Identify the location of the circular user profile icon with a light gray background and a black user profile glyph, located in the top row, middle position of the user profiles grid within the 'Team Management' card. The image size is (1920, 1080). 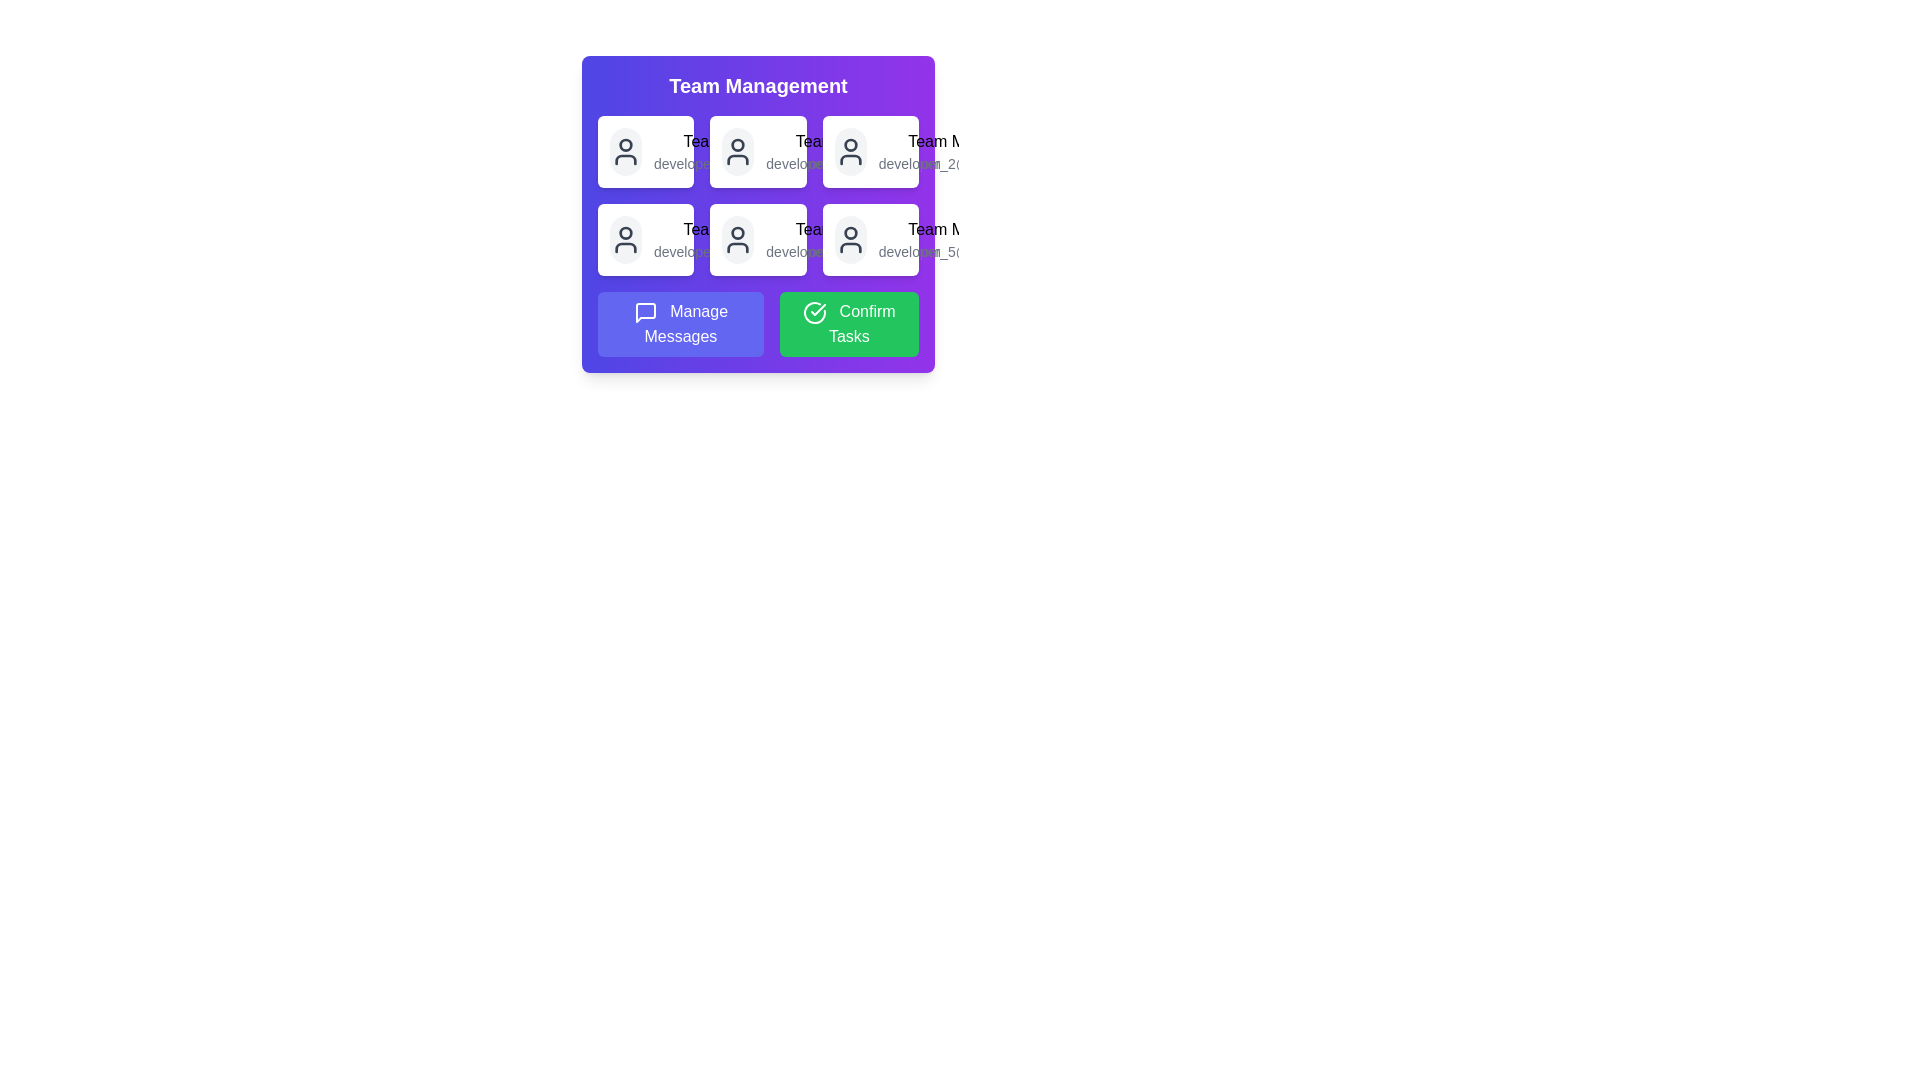
(737, 150).